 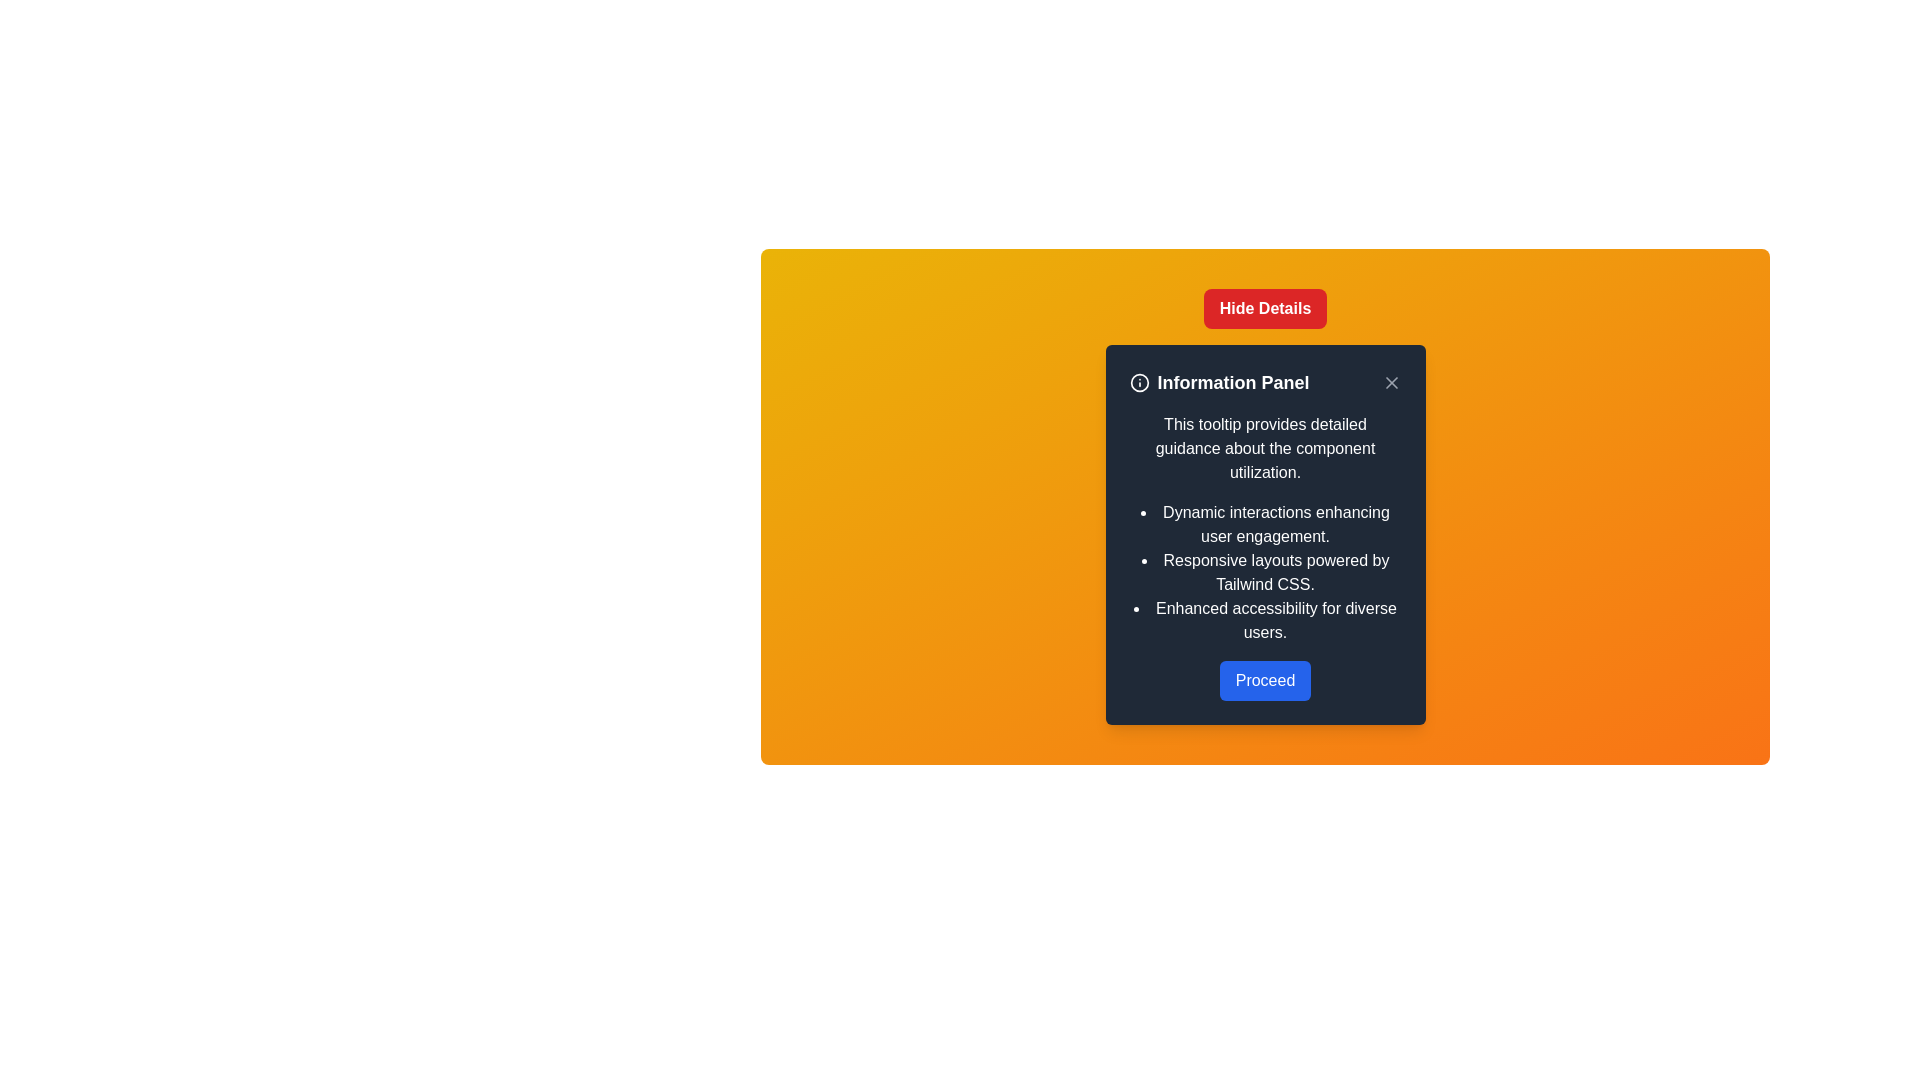 What do you see at coordinates (1390, 382) in the screenshot?
I see `the close button 'X' on the dark-themed header of the 'Information Panel' modal` at bounding box center [1390, 382].